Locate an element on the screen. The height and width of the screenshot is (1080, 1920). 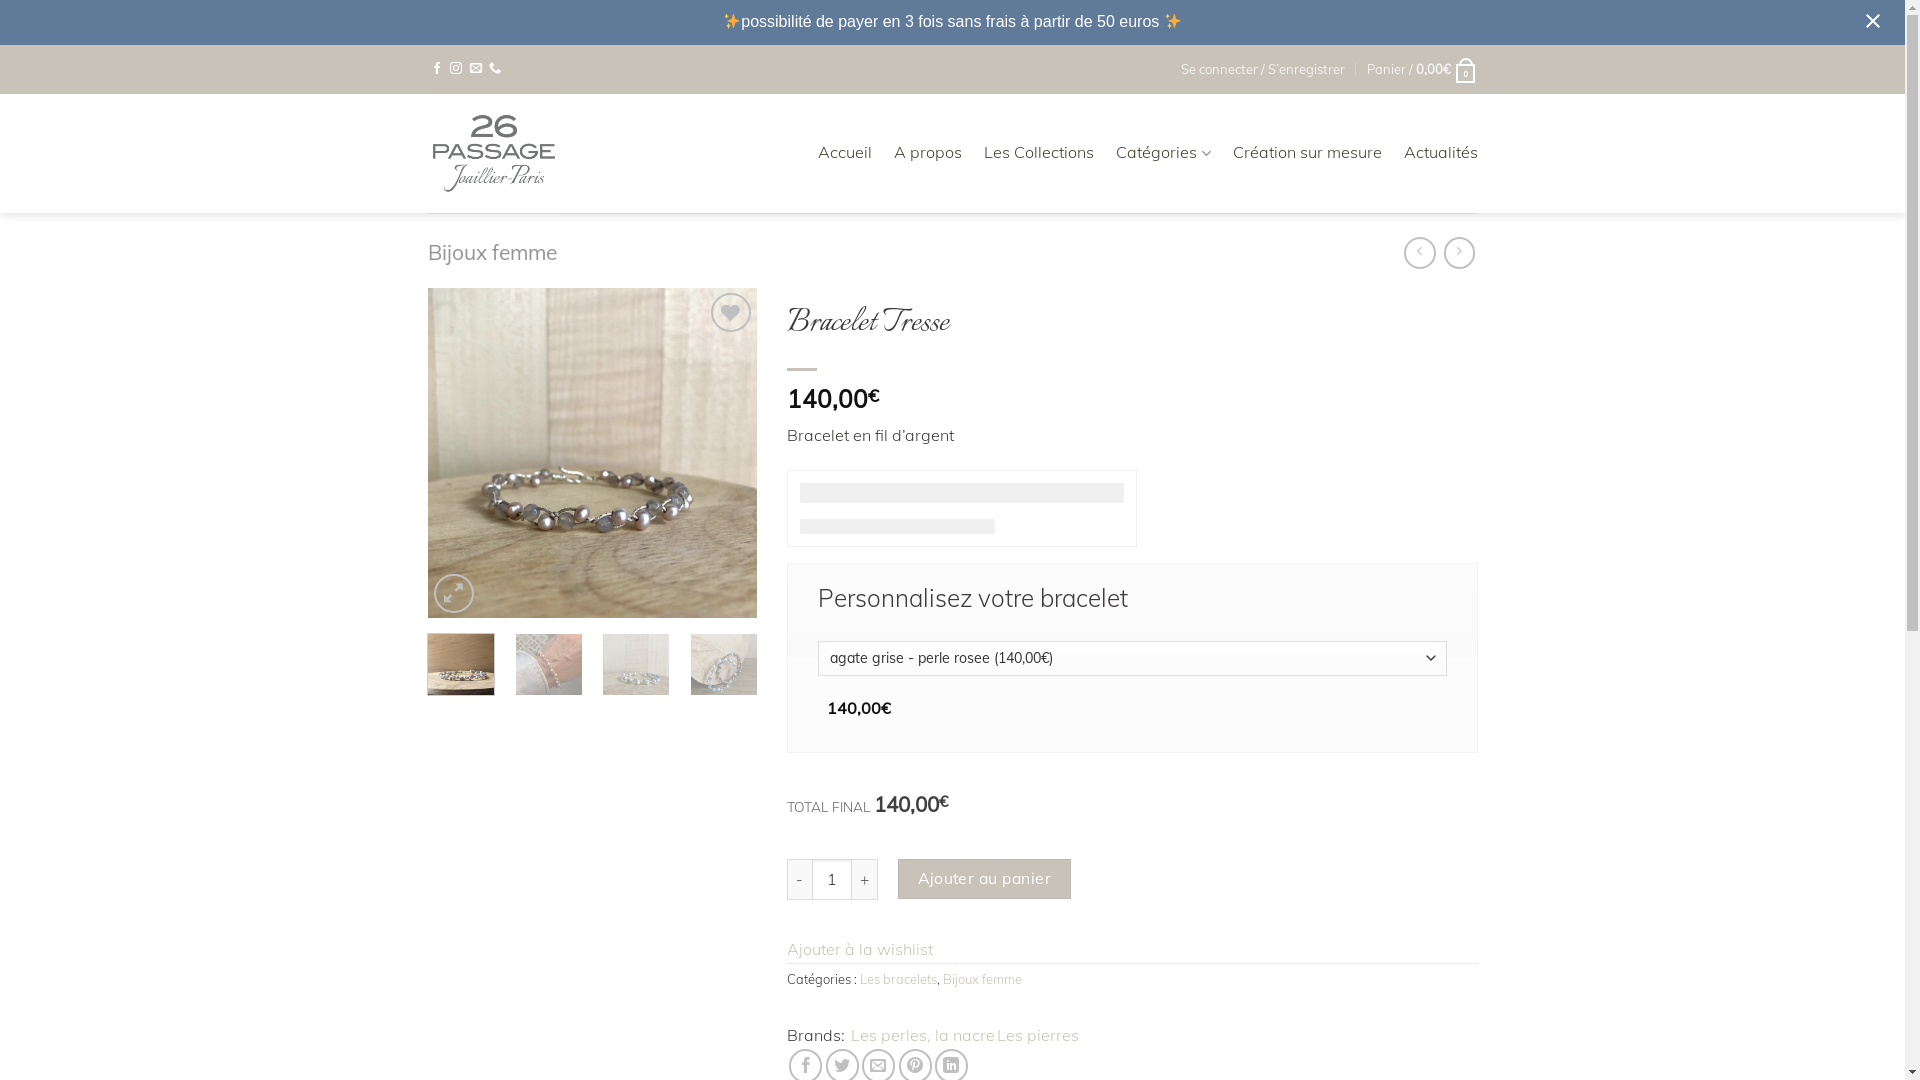
'Qty' is located at coordinates (811, 878).